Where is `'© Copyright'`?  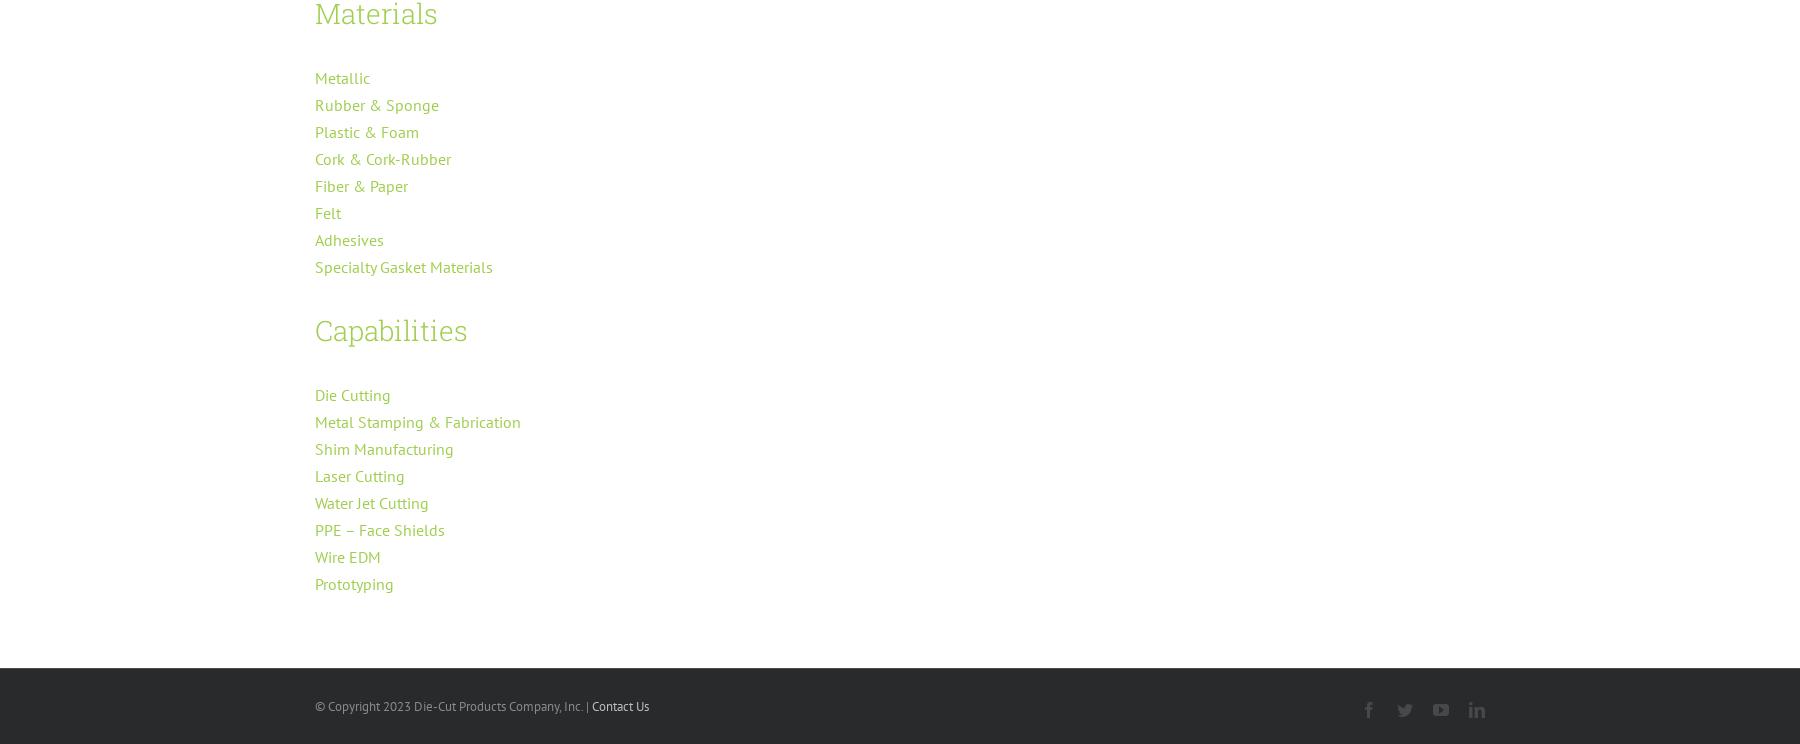
'© Copyright' is located at coordinates (349, 706).